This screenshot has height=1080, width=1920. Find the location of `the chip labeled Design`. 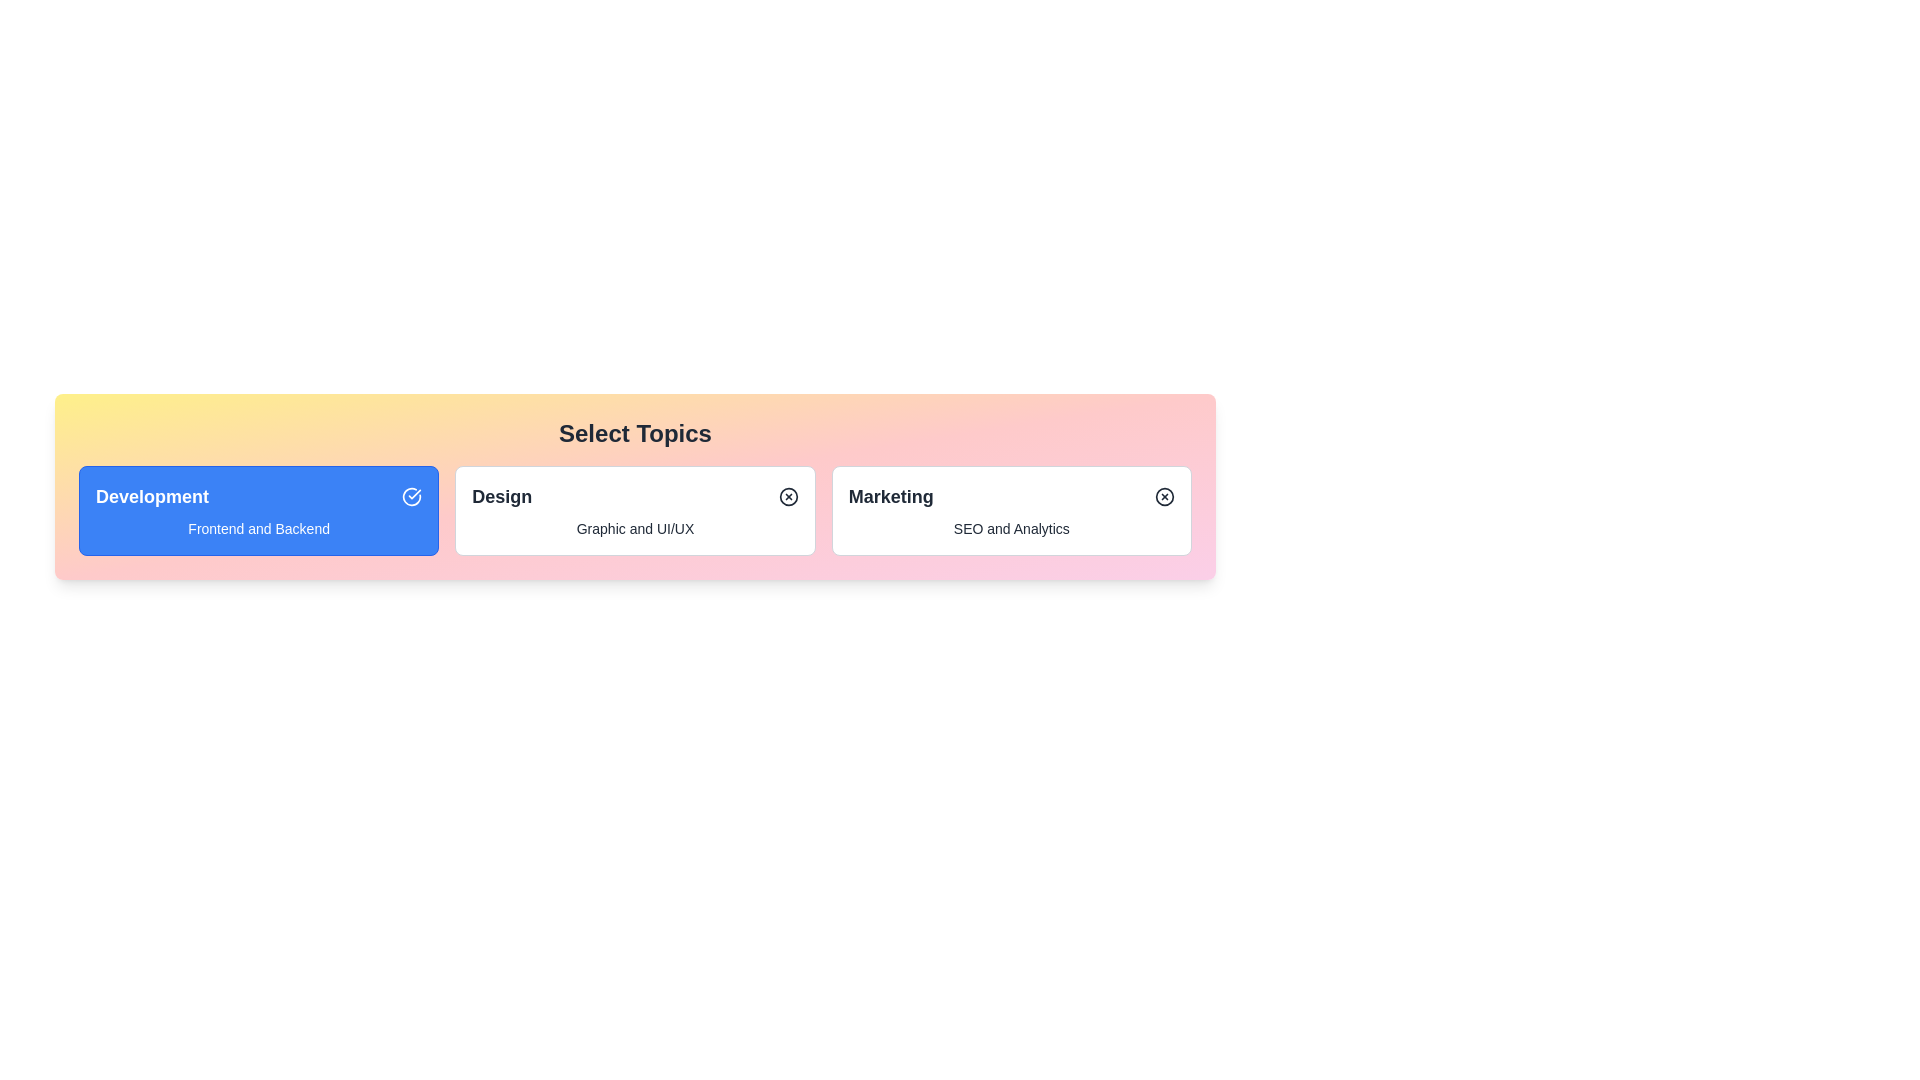

the chip labeled Design is located at coordinates (633, 509).